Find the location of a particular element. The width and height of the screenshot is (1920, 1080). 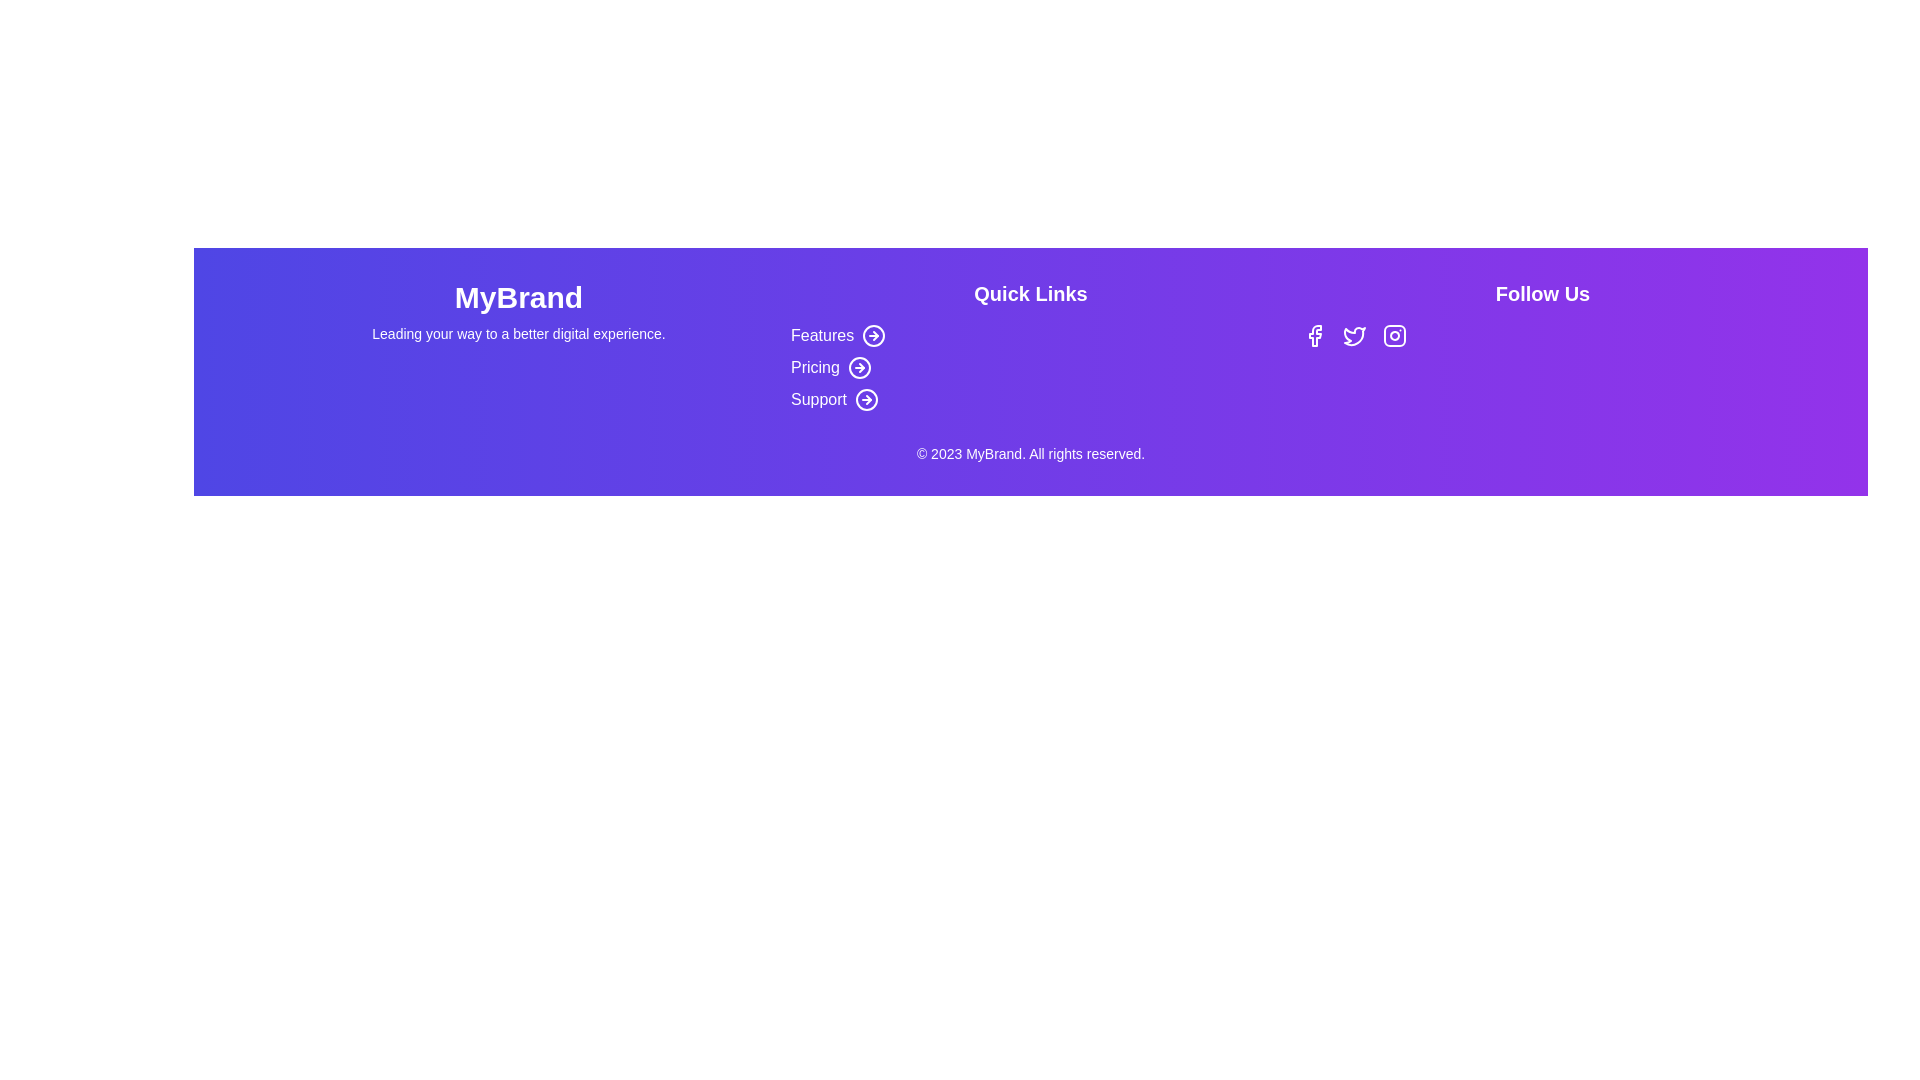

the circular arrow icon pointing to the right, which is located next to the 'Pricing' text in the 'Quick Links' section of the interface is located at coordinates (859, 367).